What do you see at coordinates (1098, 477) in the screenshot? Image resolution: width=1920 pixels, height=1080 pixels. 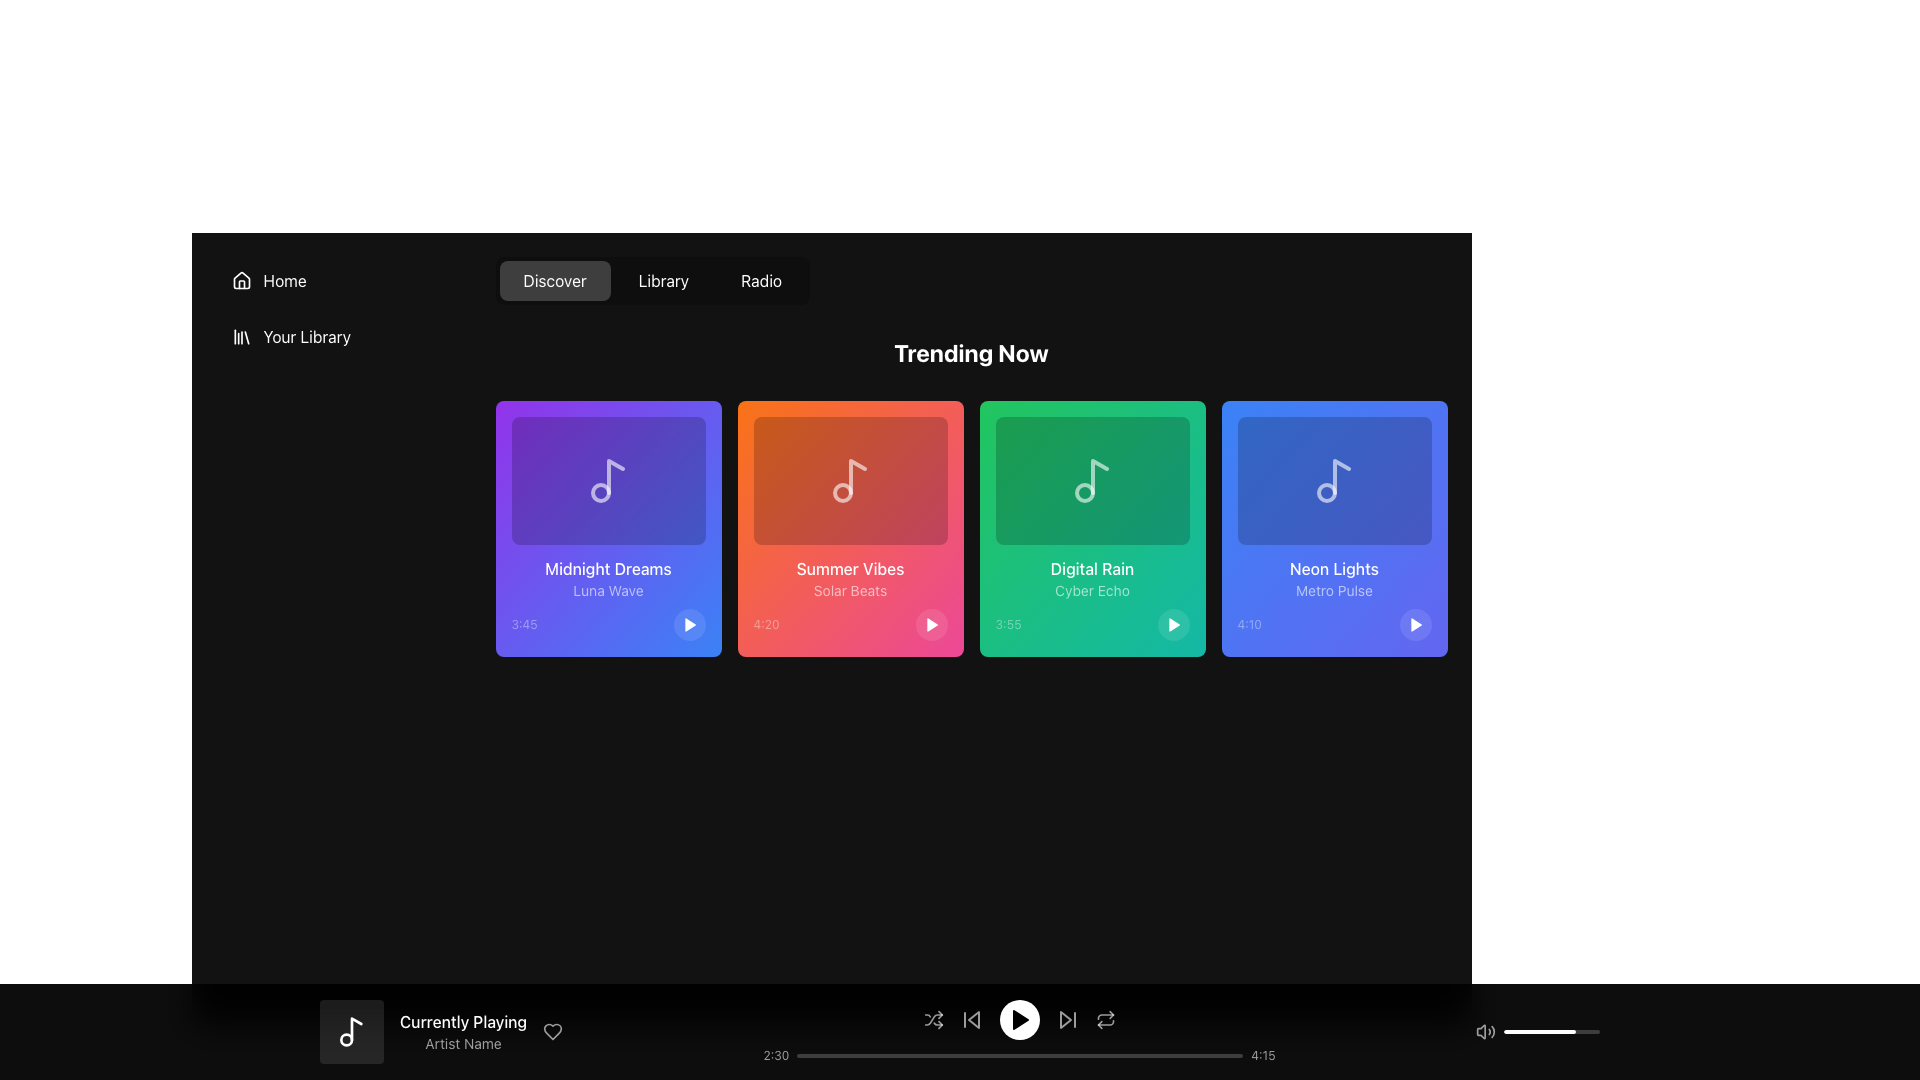 I see `the SVG icon representing the musical theme of the 'Digital Rain' card, located in the upper-right of the main circular element within the third card in the 'Trending Now' section` at bounding box center [1098, 477].